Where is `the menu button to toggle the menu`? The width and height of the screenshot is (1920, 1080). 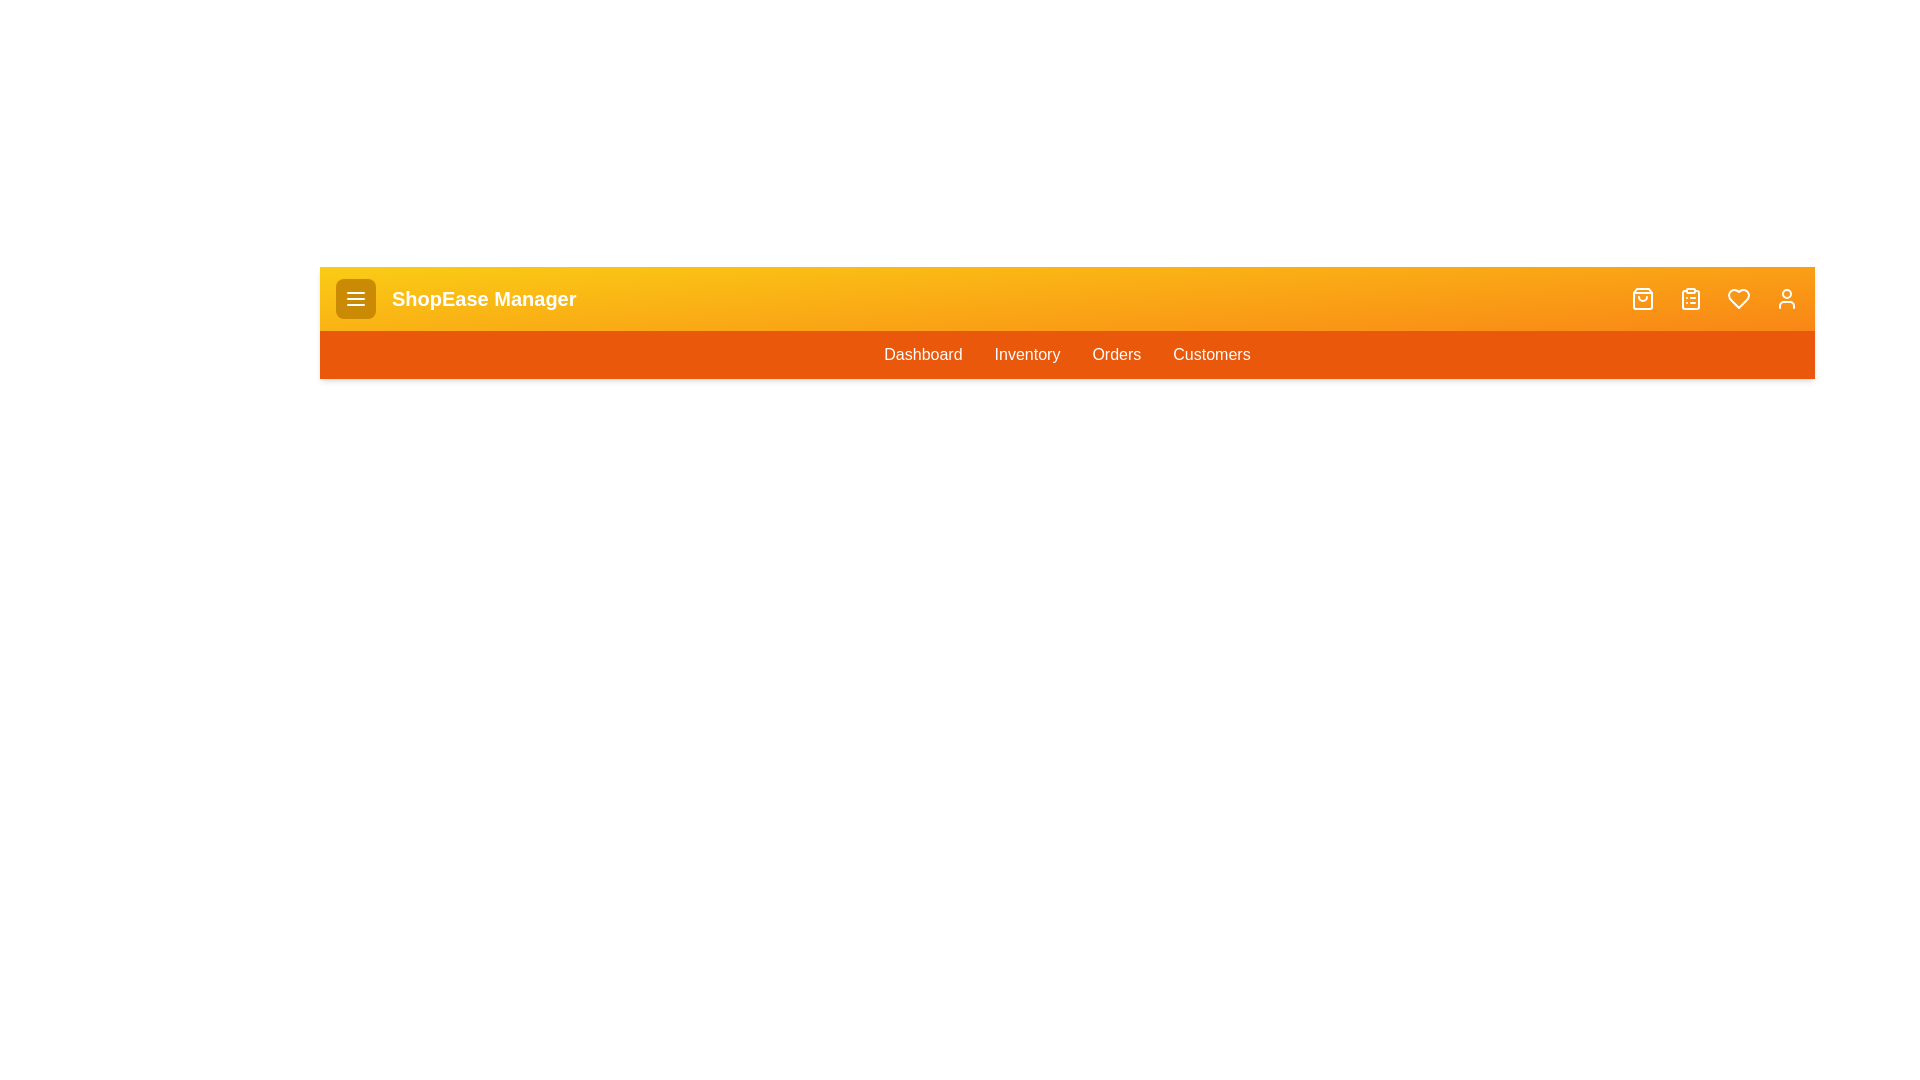
the menu button to toggle the menu is located at coordinates (355, 299).